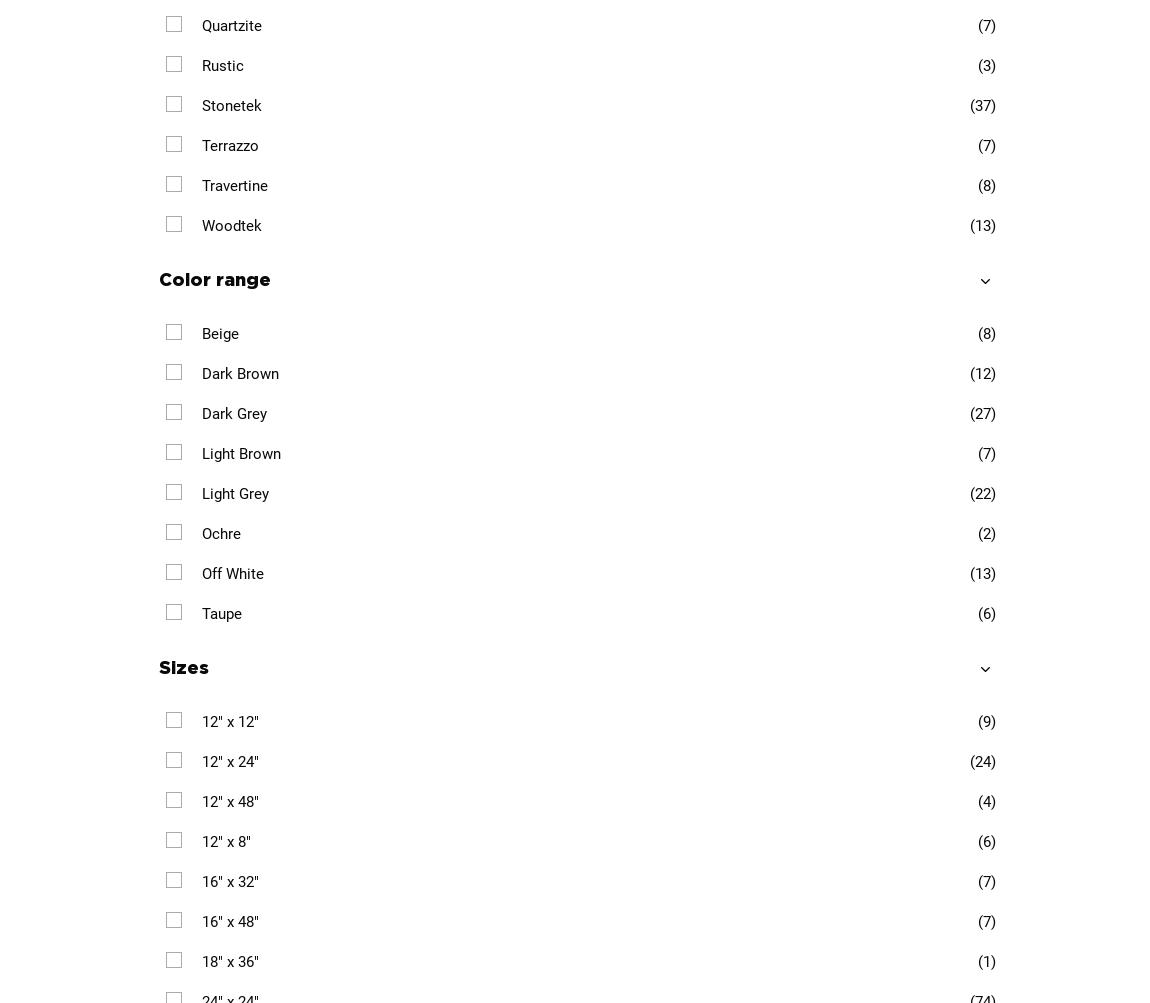 This screenshot has width=1150, height=1003. I want to click on '18" x 36"', so click(228, 959).